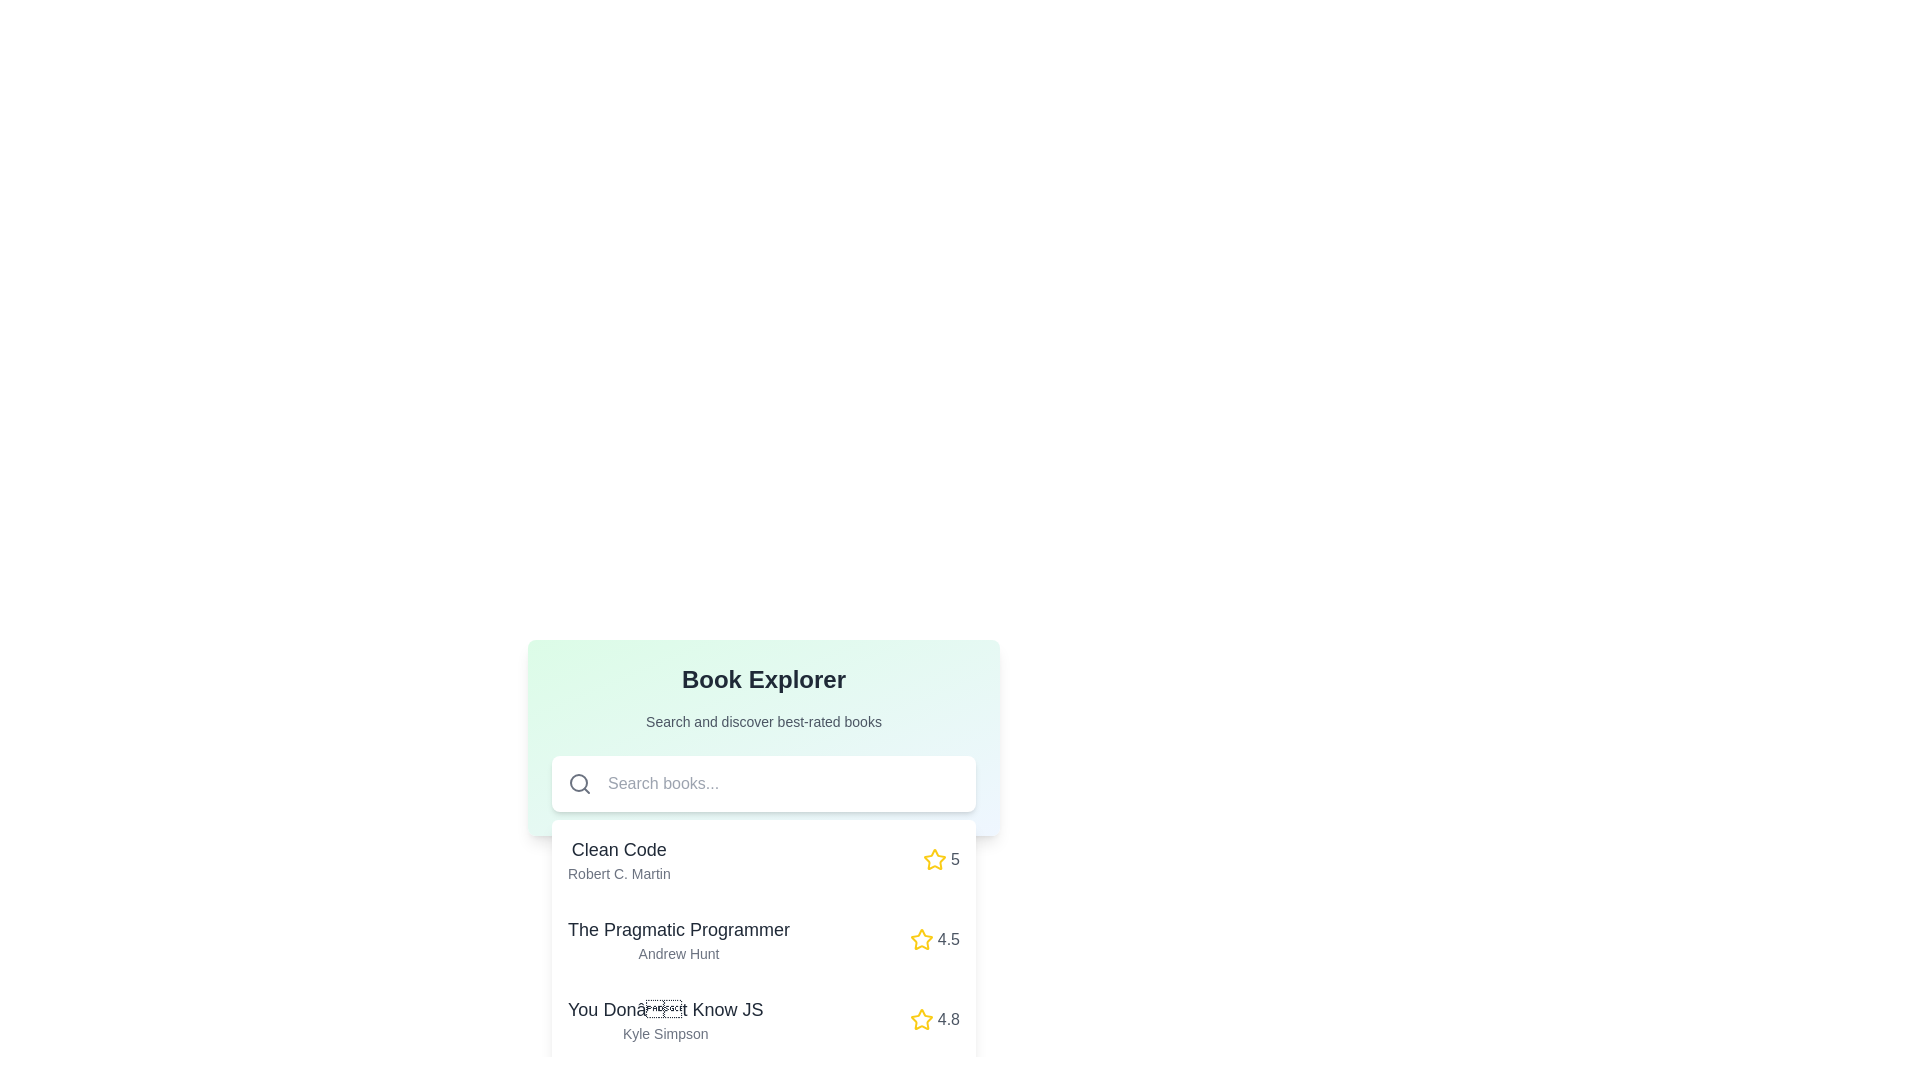  Describe the element at coordinates (762, 721) in the screenshot. I see `the static text that serves as a descriptive subtitle for the 'Book Explorer' feature, located beneath the title and above the search bar` at that location.